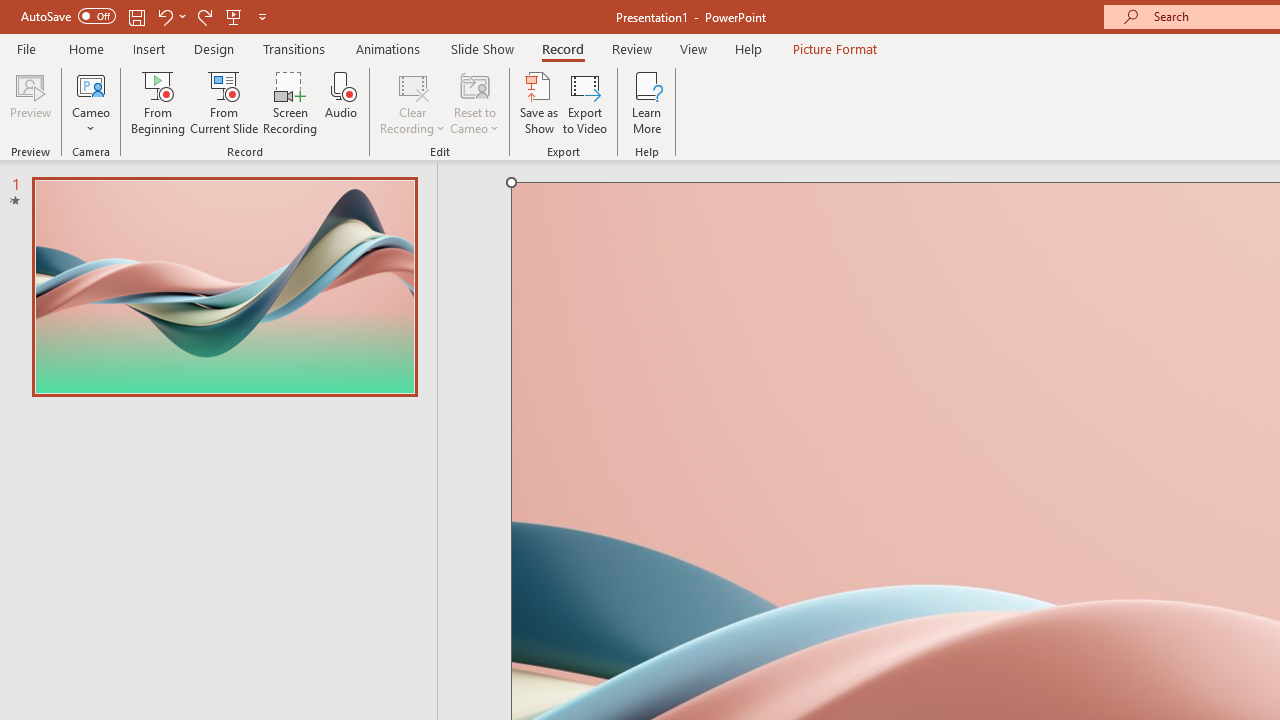 This screenshot has height=720, width=1280. Describe the element at coordinates (473, 103) in the screenshot. I see `'Reset to Cameo'` at that location.